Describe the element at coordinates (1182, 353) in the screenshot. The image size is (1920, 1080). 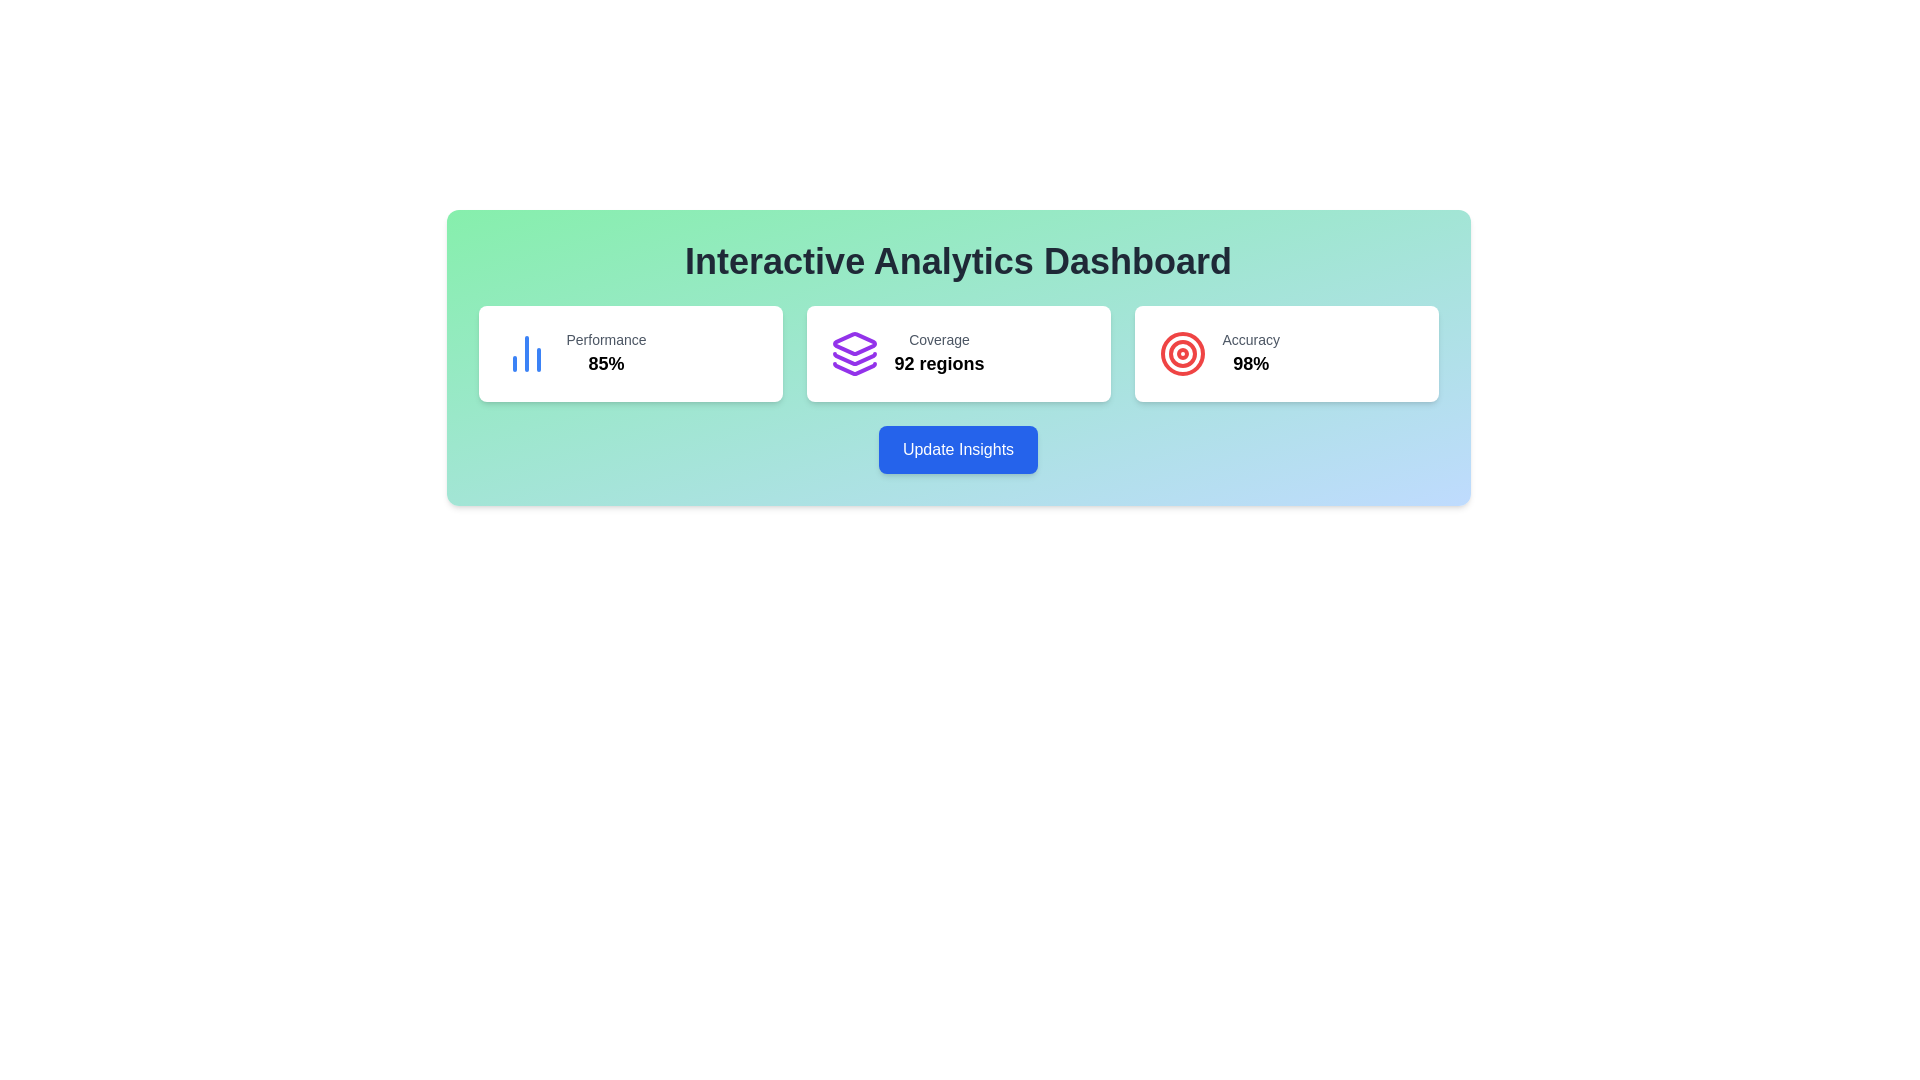
I see `the second innermost circle of the target icon in the 'Accuracy' metric display, which serves as a visual cue for precision` at that location.